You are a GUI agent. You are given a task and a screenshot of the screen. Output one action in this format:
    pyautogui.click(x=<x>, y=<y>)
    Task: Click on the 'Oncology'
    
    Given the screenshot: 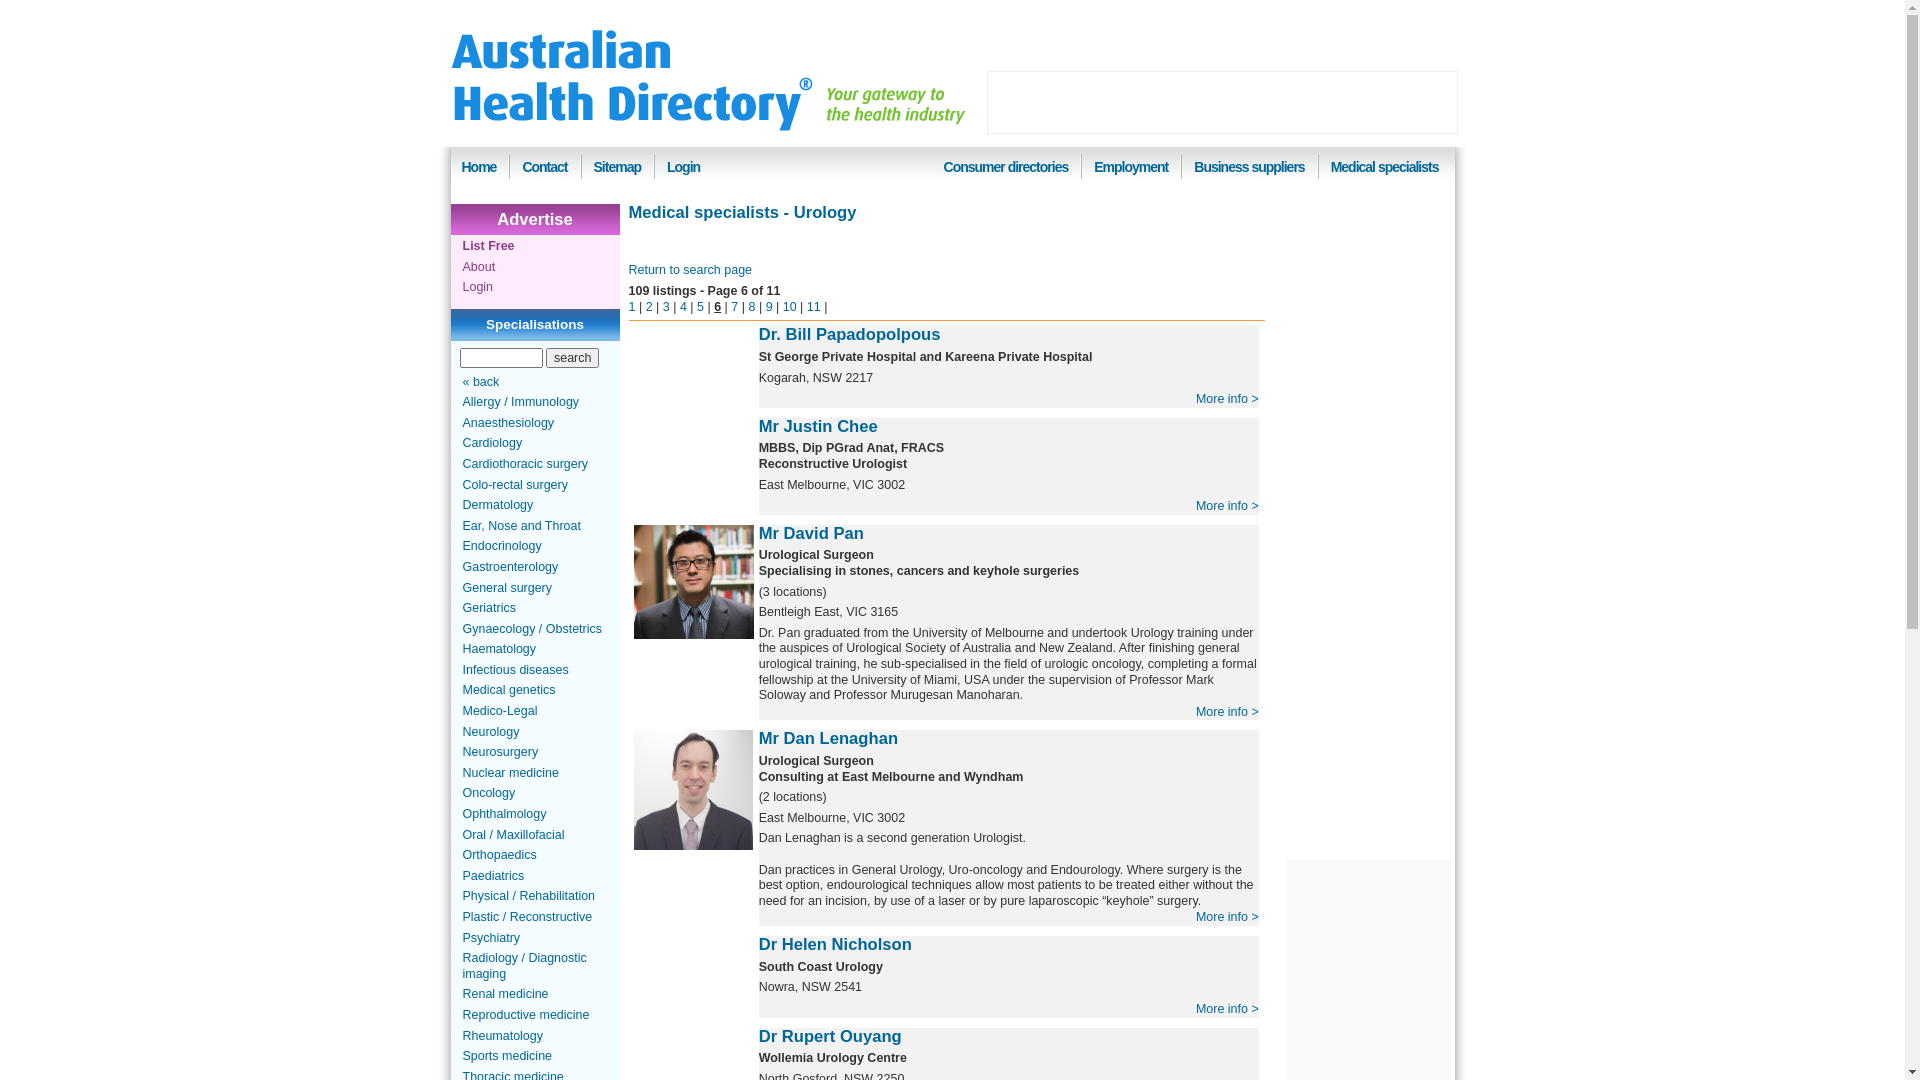 What is the action you would take?
    pyautogui.click(x=488, y=792)
    